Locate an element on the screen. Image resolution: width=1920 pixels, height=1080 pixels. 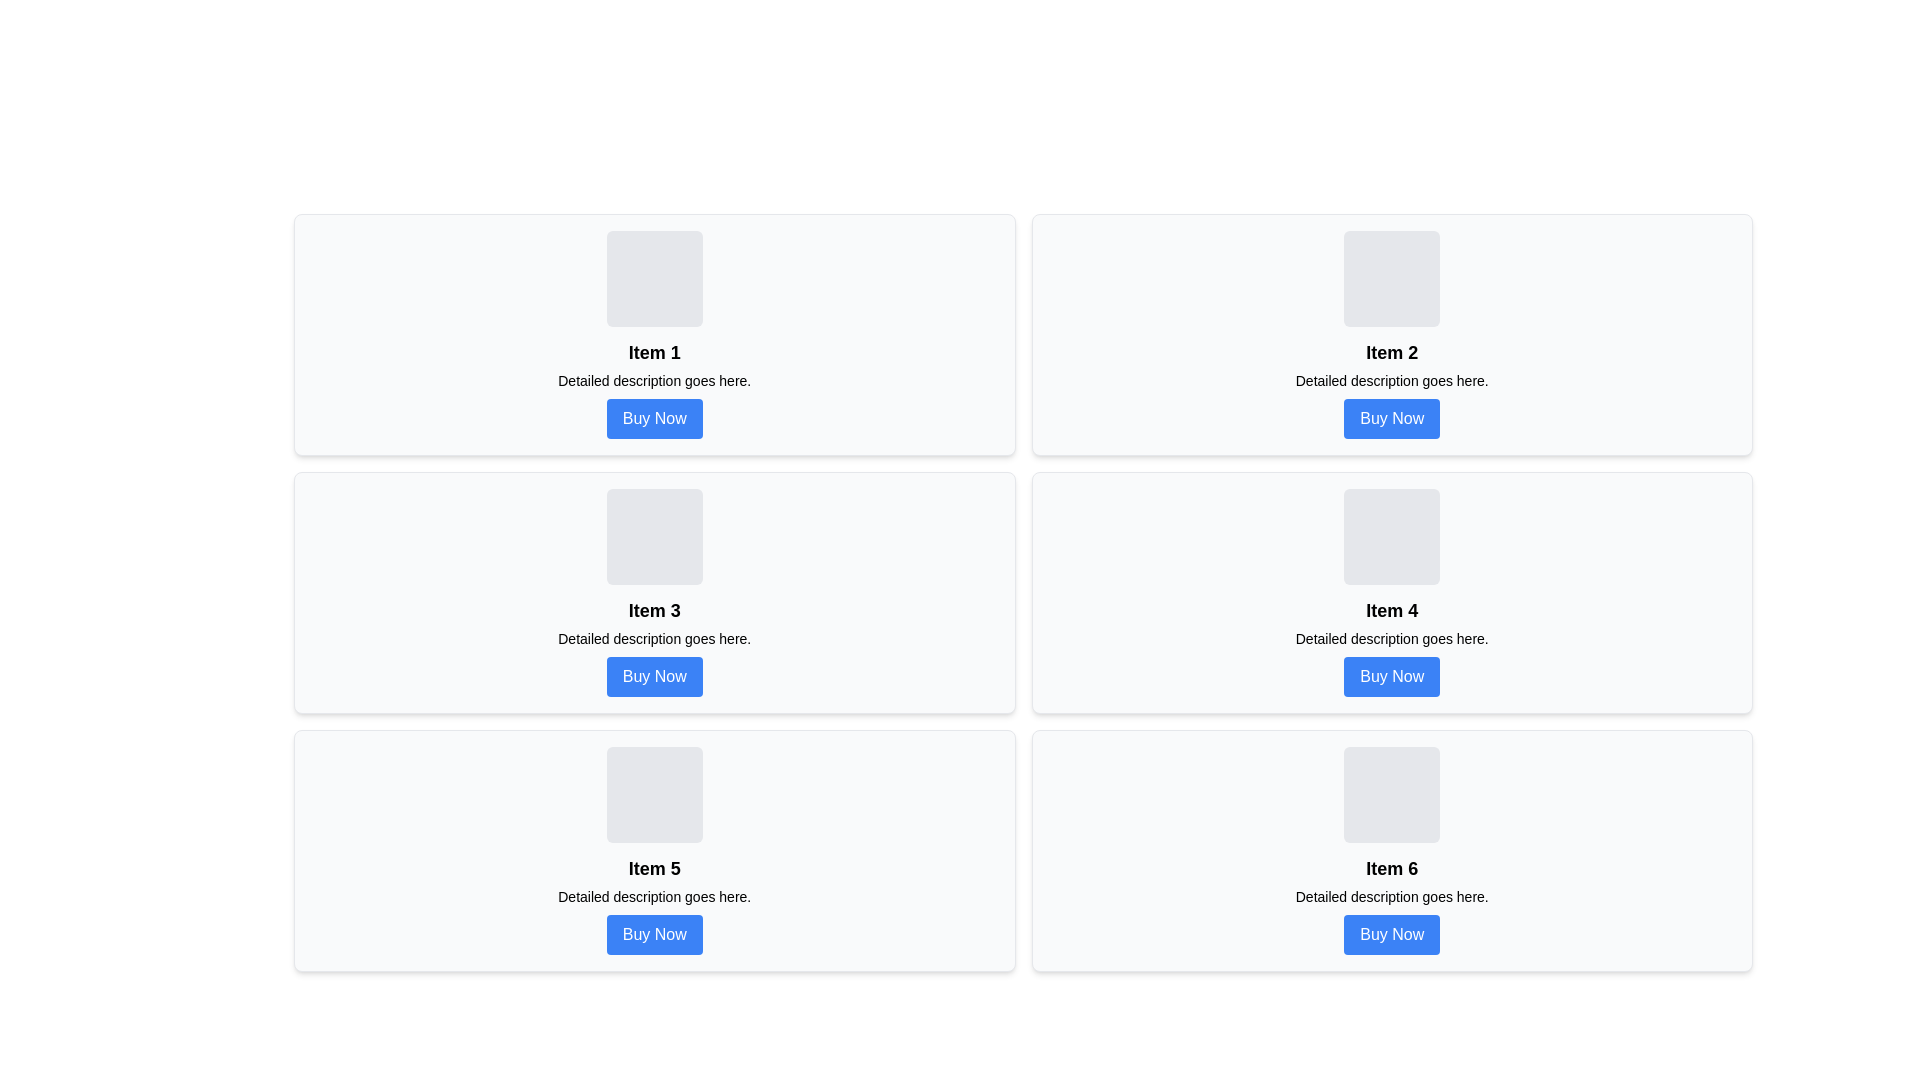
the purchase button located in the panel for 'Item 2', positioned below its descriptive text, to initiate a purchase is located at coordinates (1391, 418).